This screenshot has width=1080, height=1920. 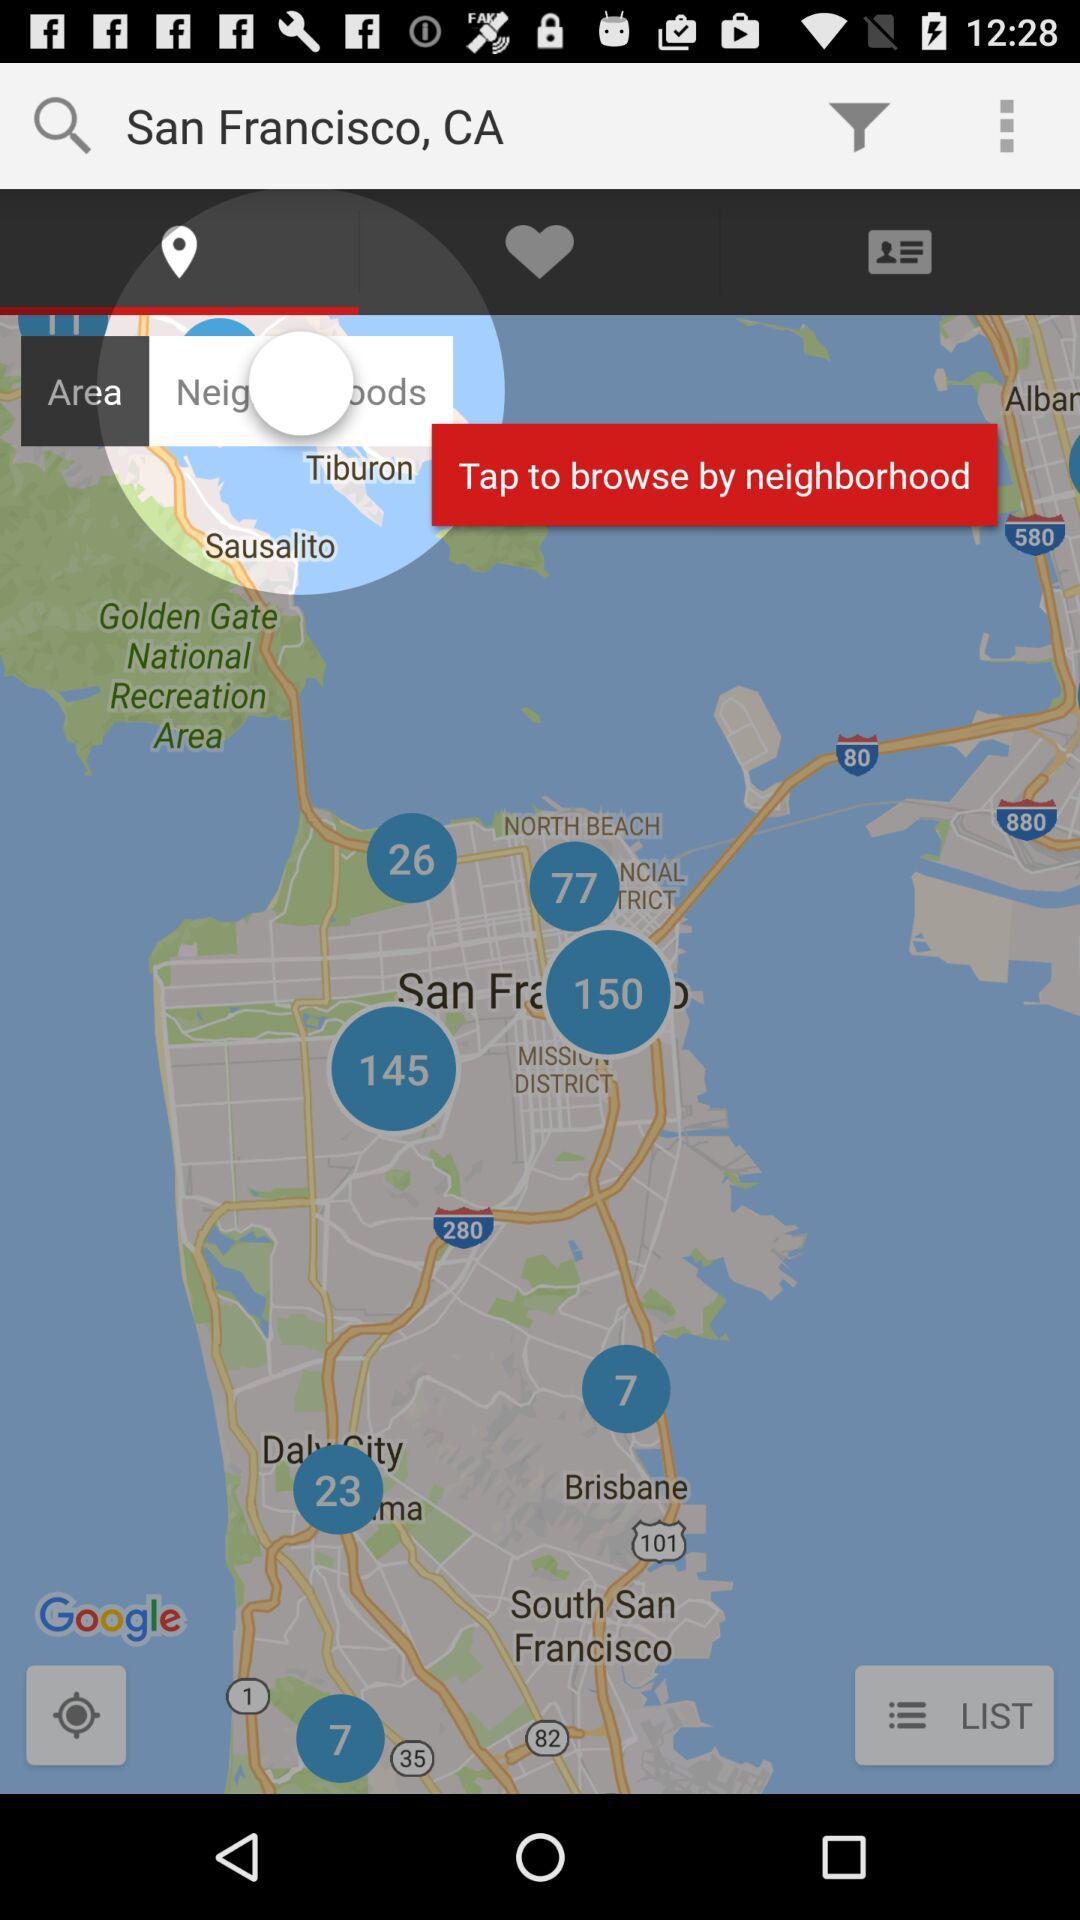 I want to click on detecte my current location, so click(x=75, y=1716).